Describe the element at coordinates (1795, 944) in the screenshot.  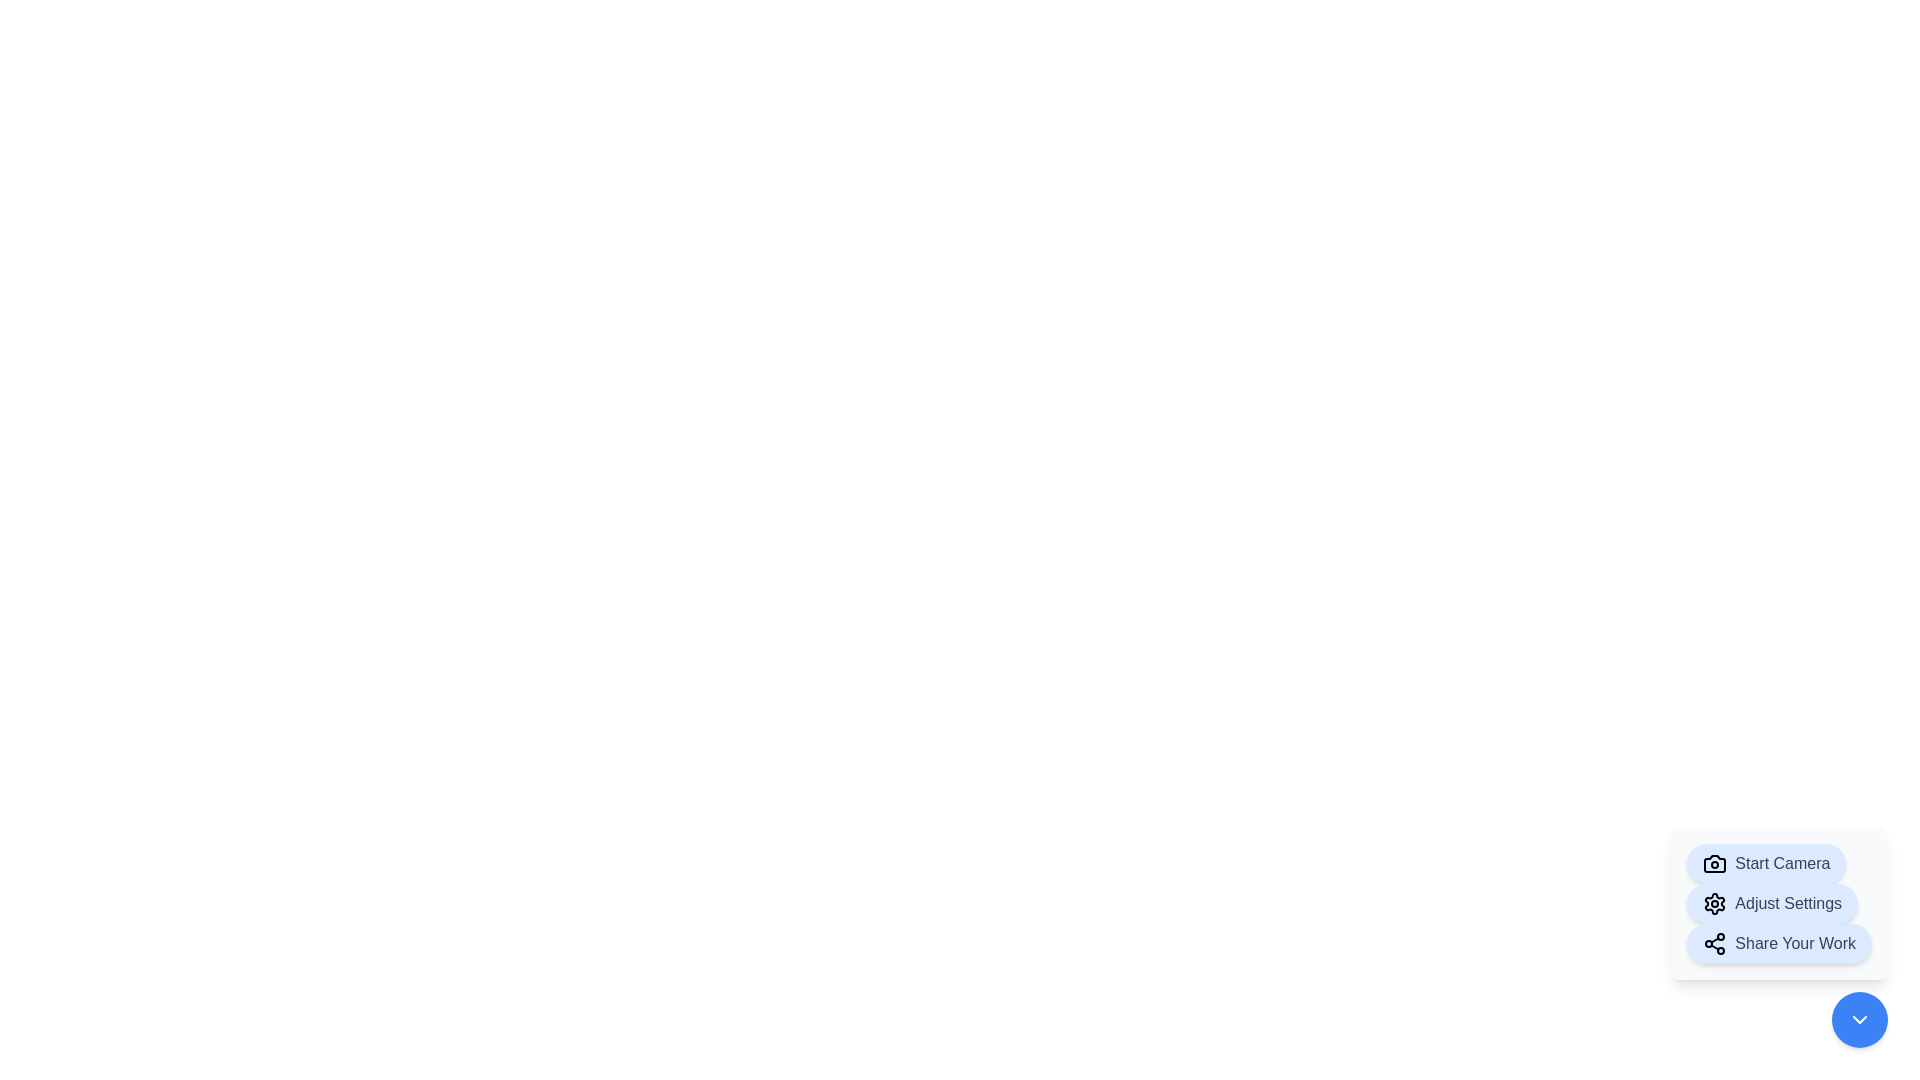
I see `the 'Share Your Work' text label, which is styled in bold gray and located at the bottom-right corner of the interface` at that location.